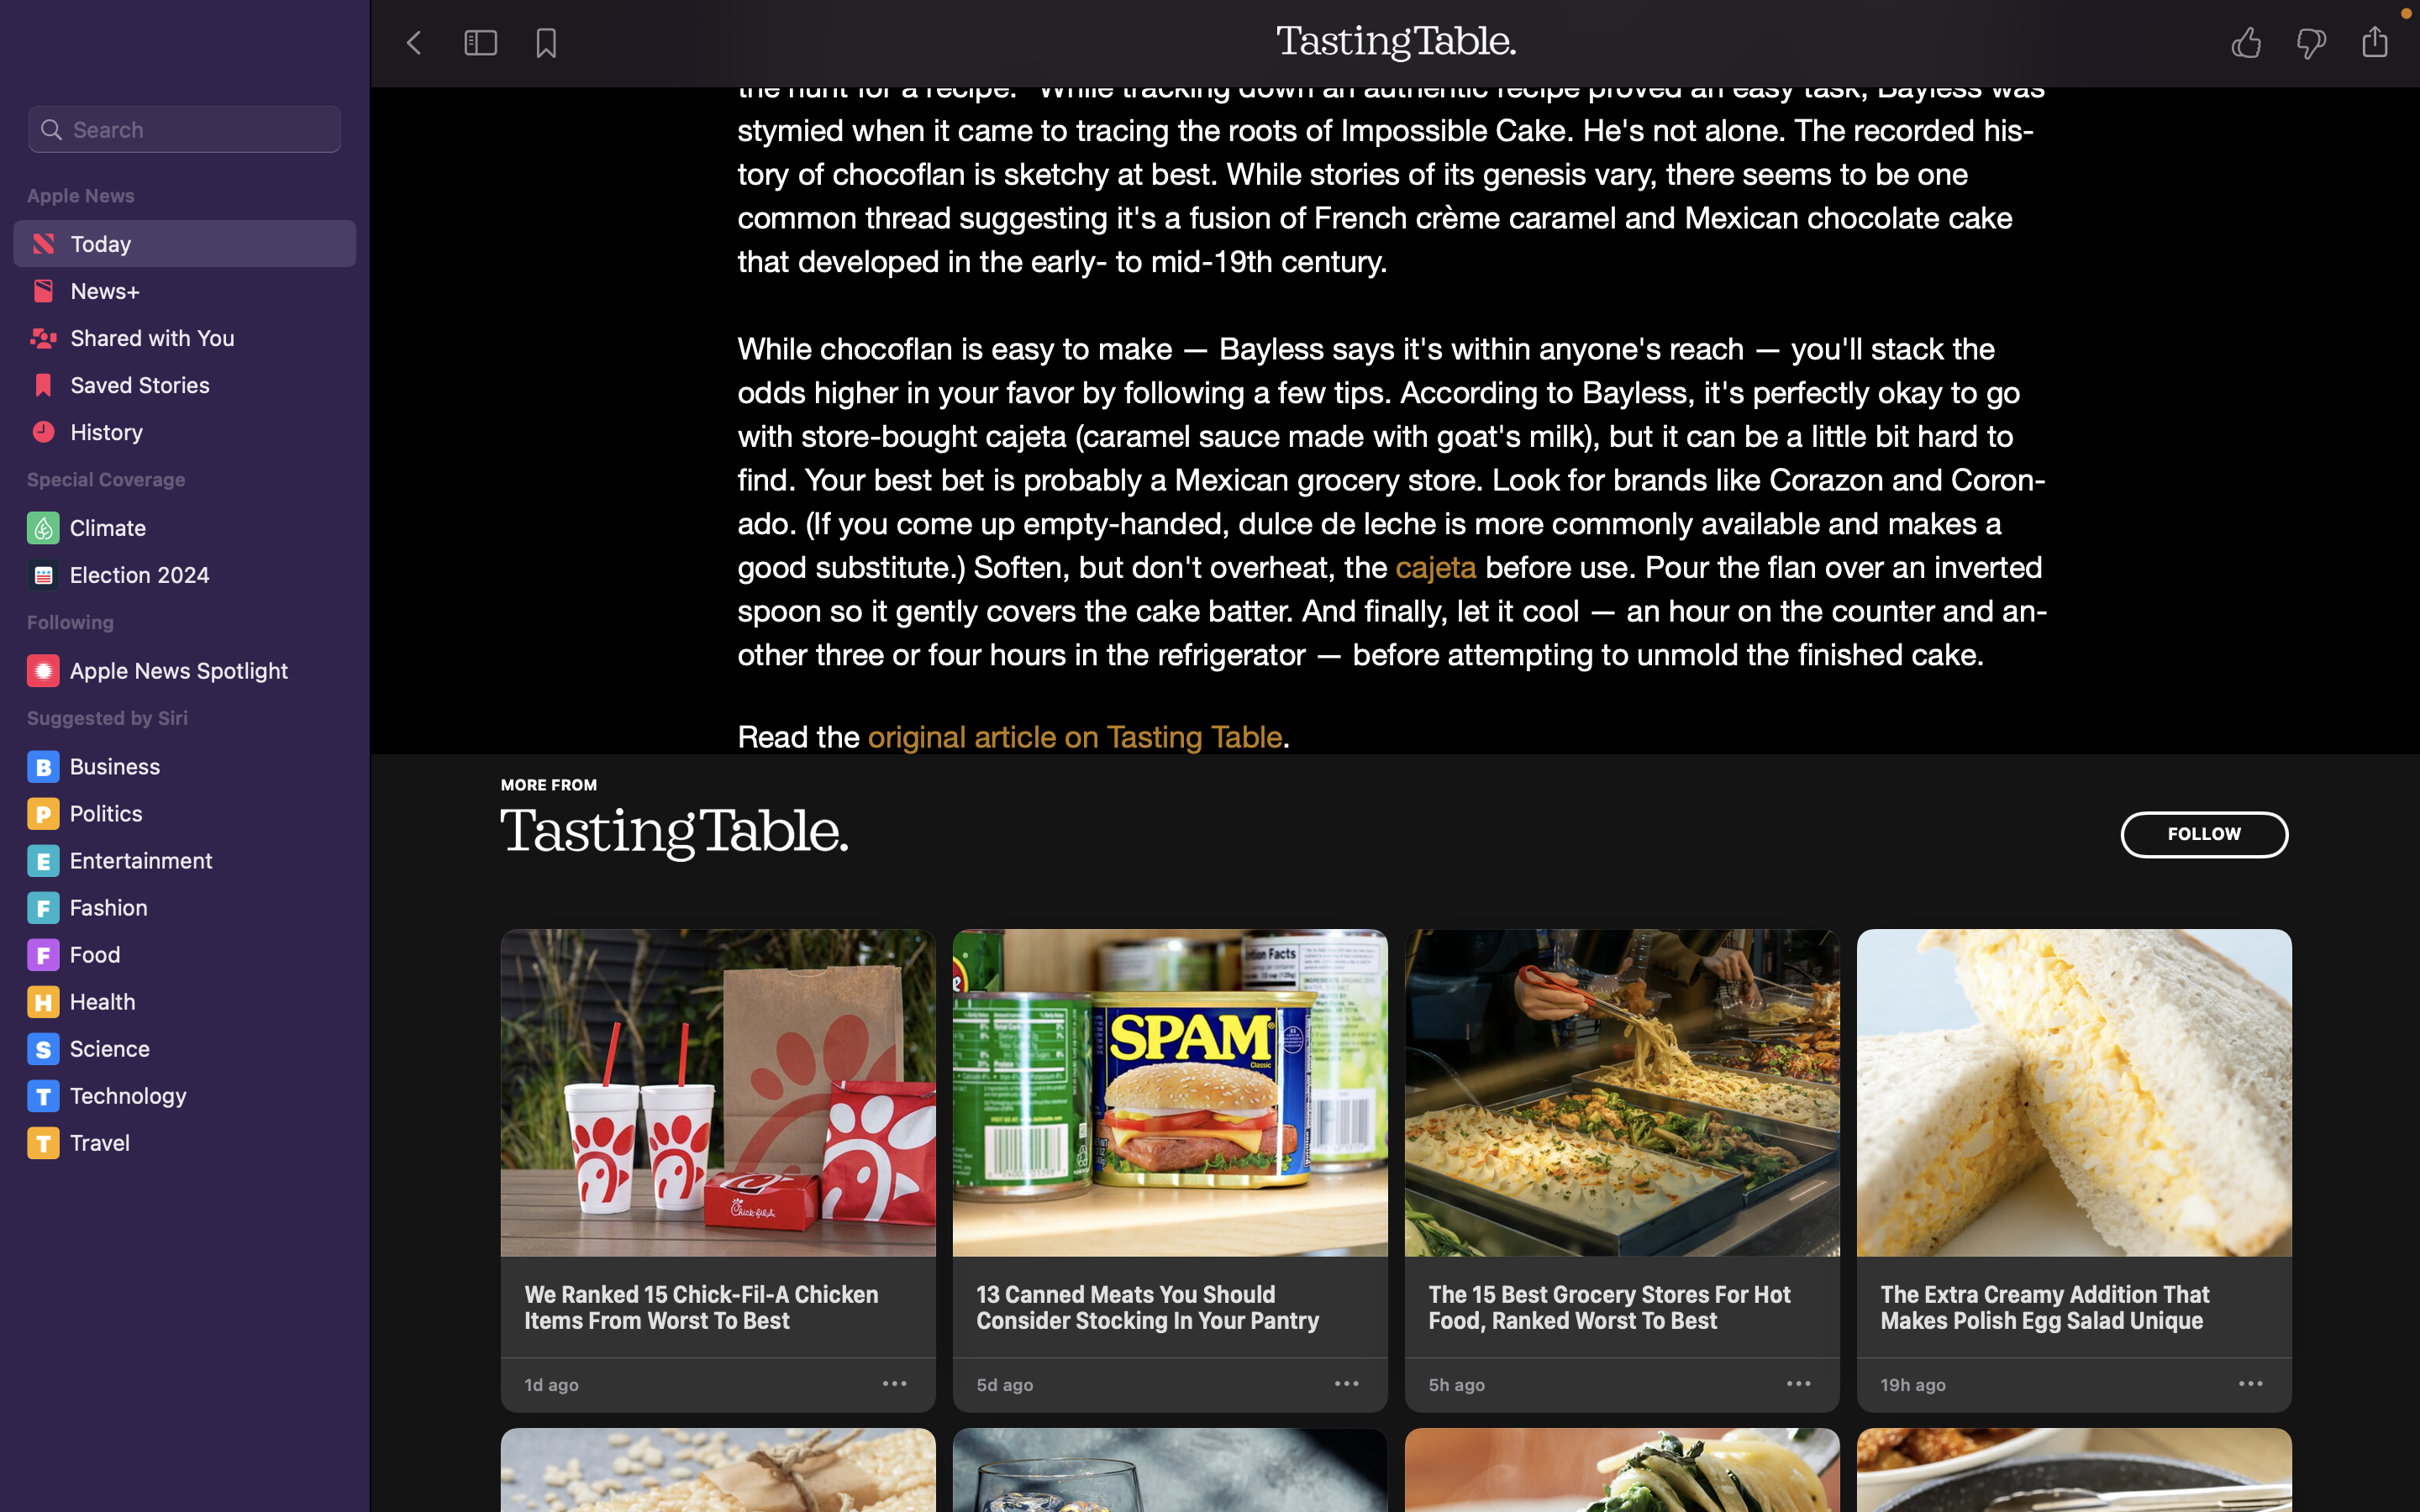 This screenshot has width=2420, height=1512. What do you see at coordinates (2381, 41) in the screenshot?
I see `Share the story to Notes application` at bounding box center [2381, 41].